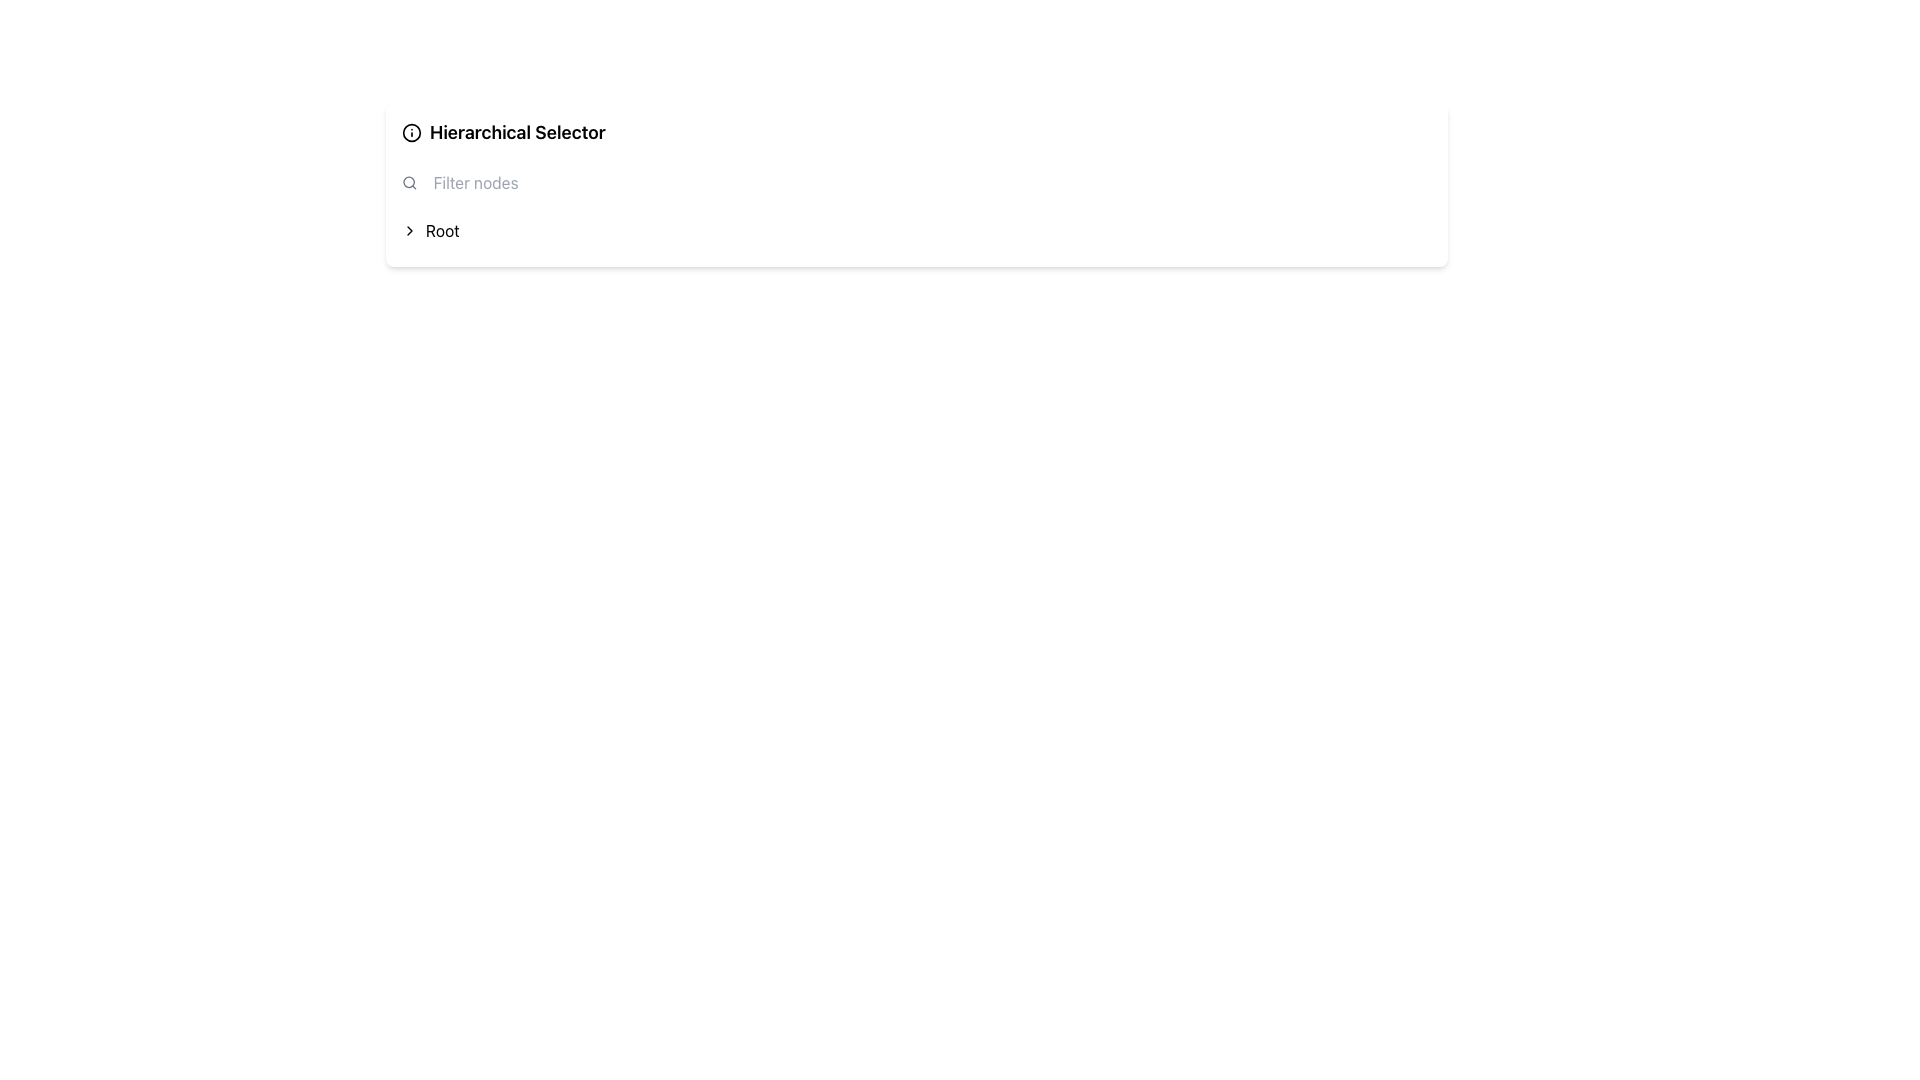 This screenshot has width=1920, height=1080. I want to click on the navigation indicator button, which is an interactive SVG icon located to the left of the 'Root' label in a hierarchical selector interface, so click(408, 230).